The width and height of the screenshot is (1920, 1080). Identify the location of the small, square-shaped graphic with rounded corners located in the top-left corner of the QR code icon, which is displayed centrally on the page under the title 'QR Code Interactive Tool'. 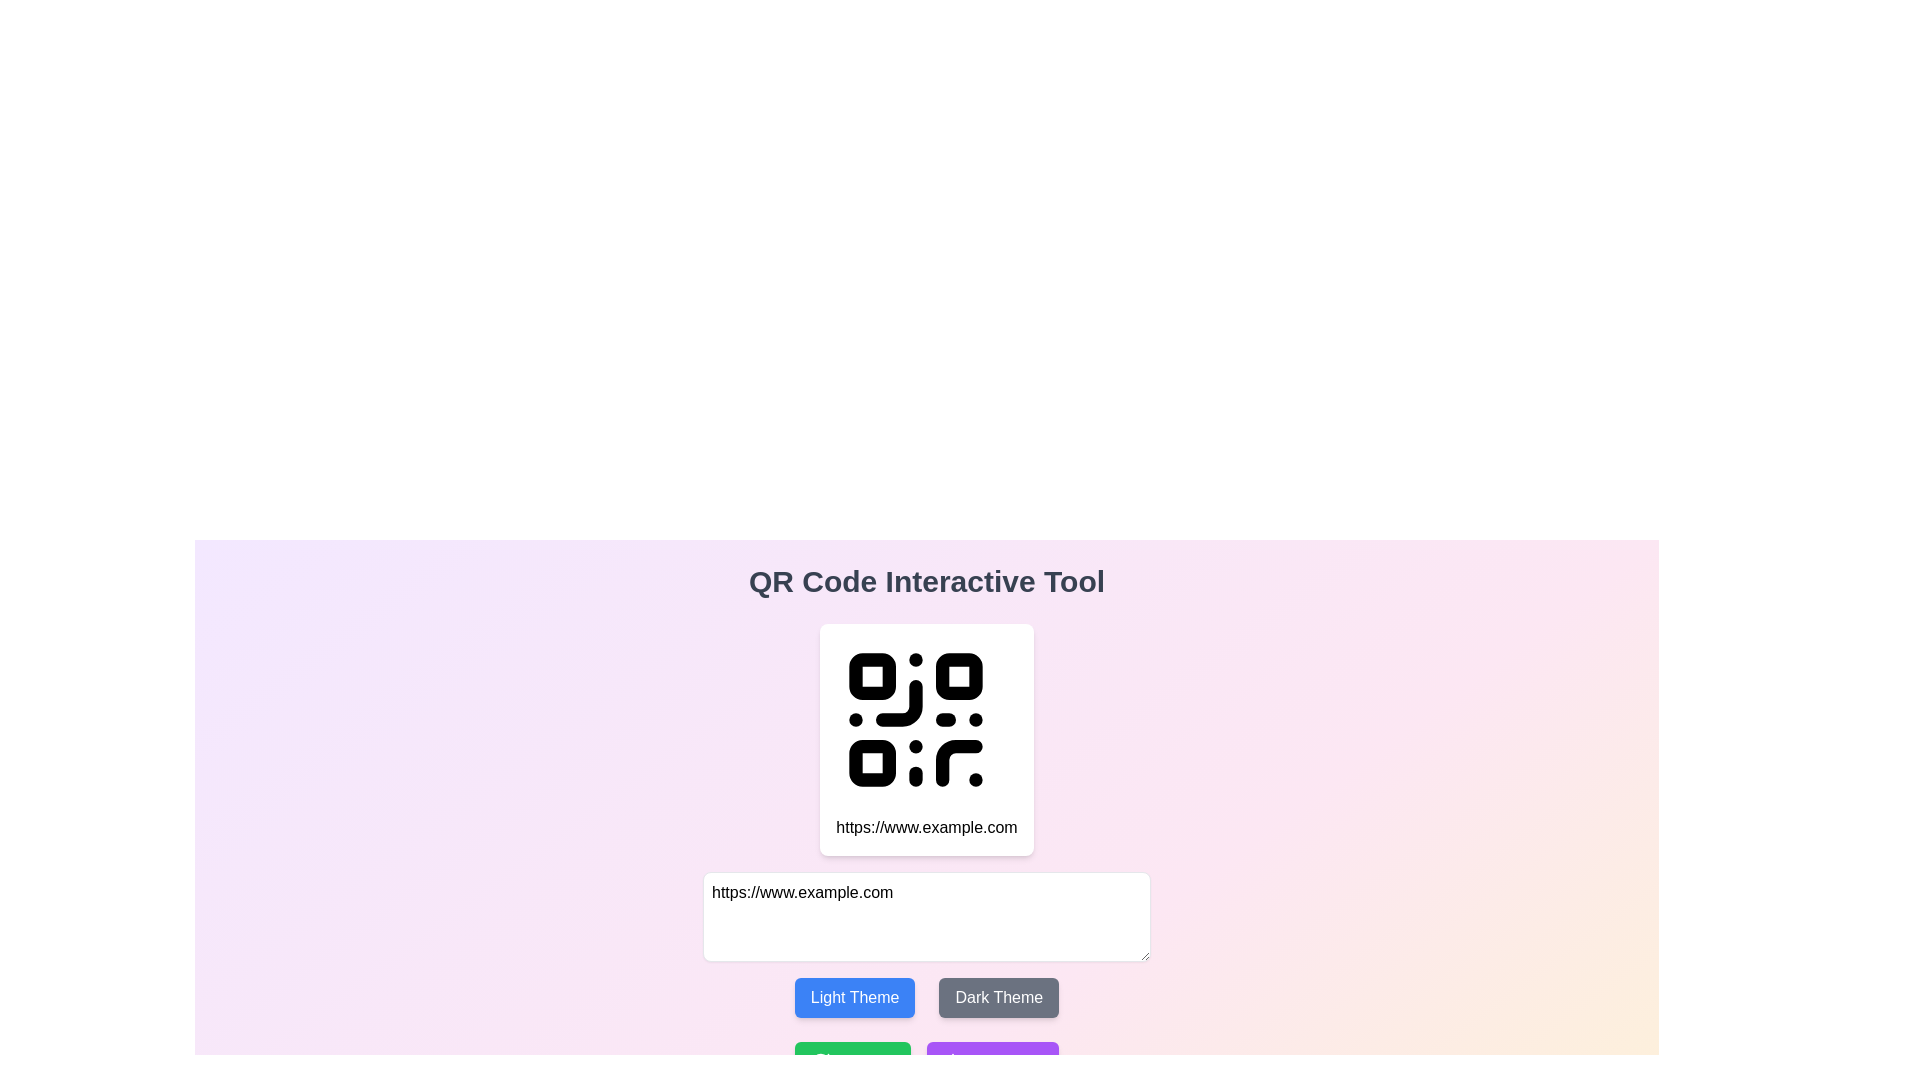
(873, 675).